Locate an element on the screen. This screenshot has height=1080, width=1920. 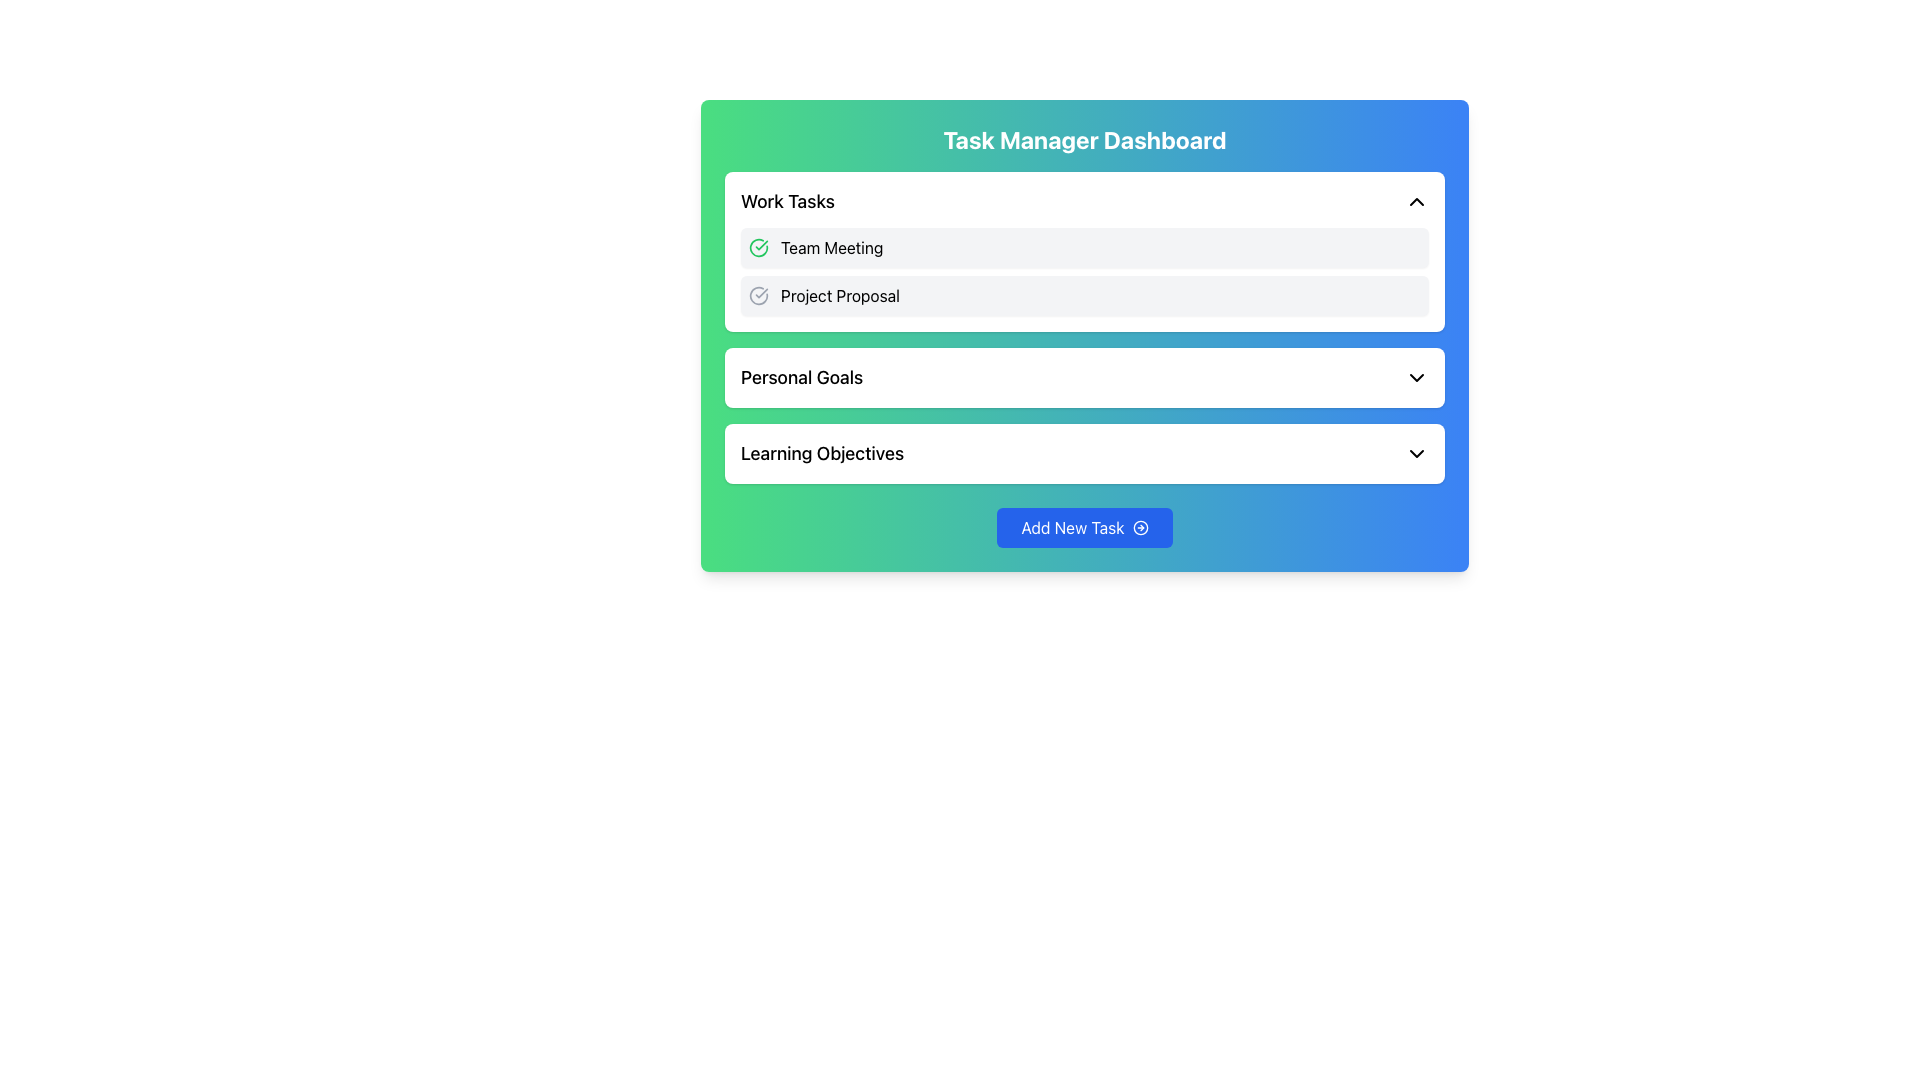
the Status indicator icon (checkmark) that signifies the completion of the 'Team Meeting' task, which is located to the left of the task text in the 'Work Tasks' section is located at coordinates (757, 246).